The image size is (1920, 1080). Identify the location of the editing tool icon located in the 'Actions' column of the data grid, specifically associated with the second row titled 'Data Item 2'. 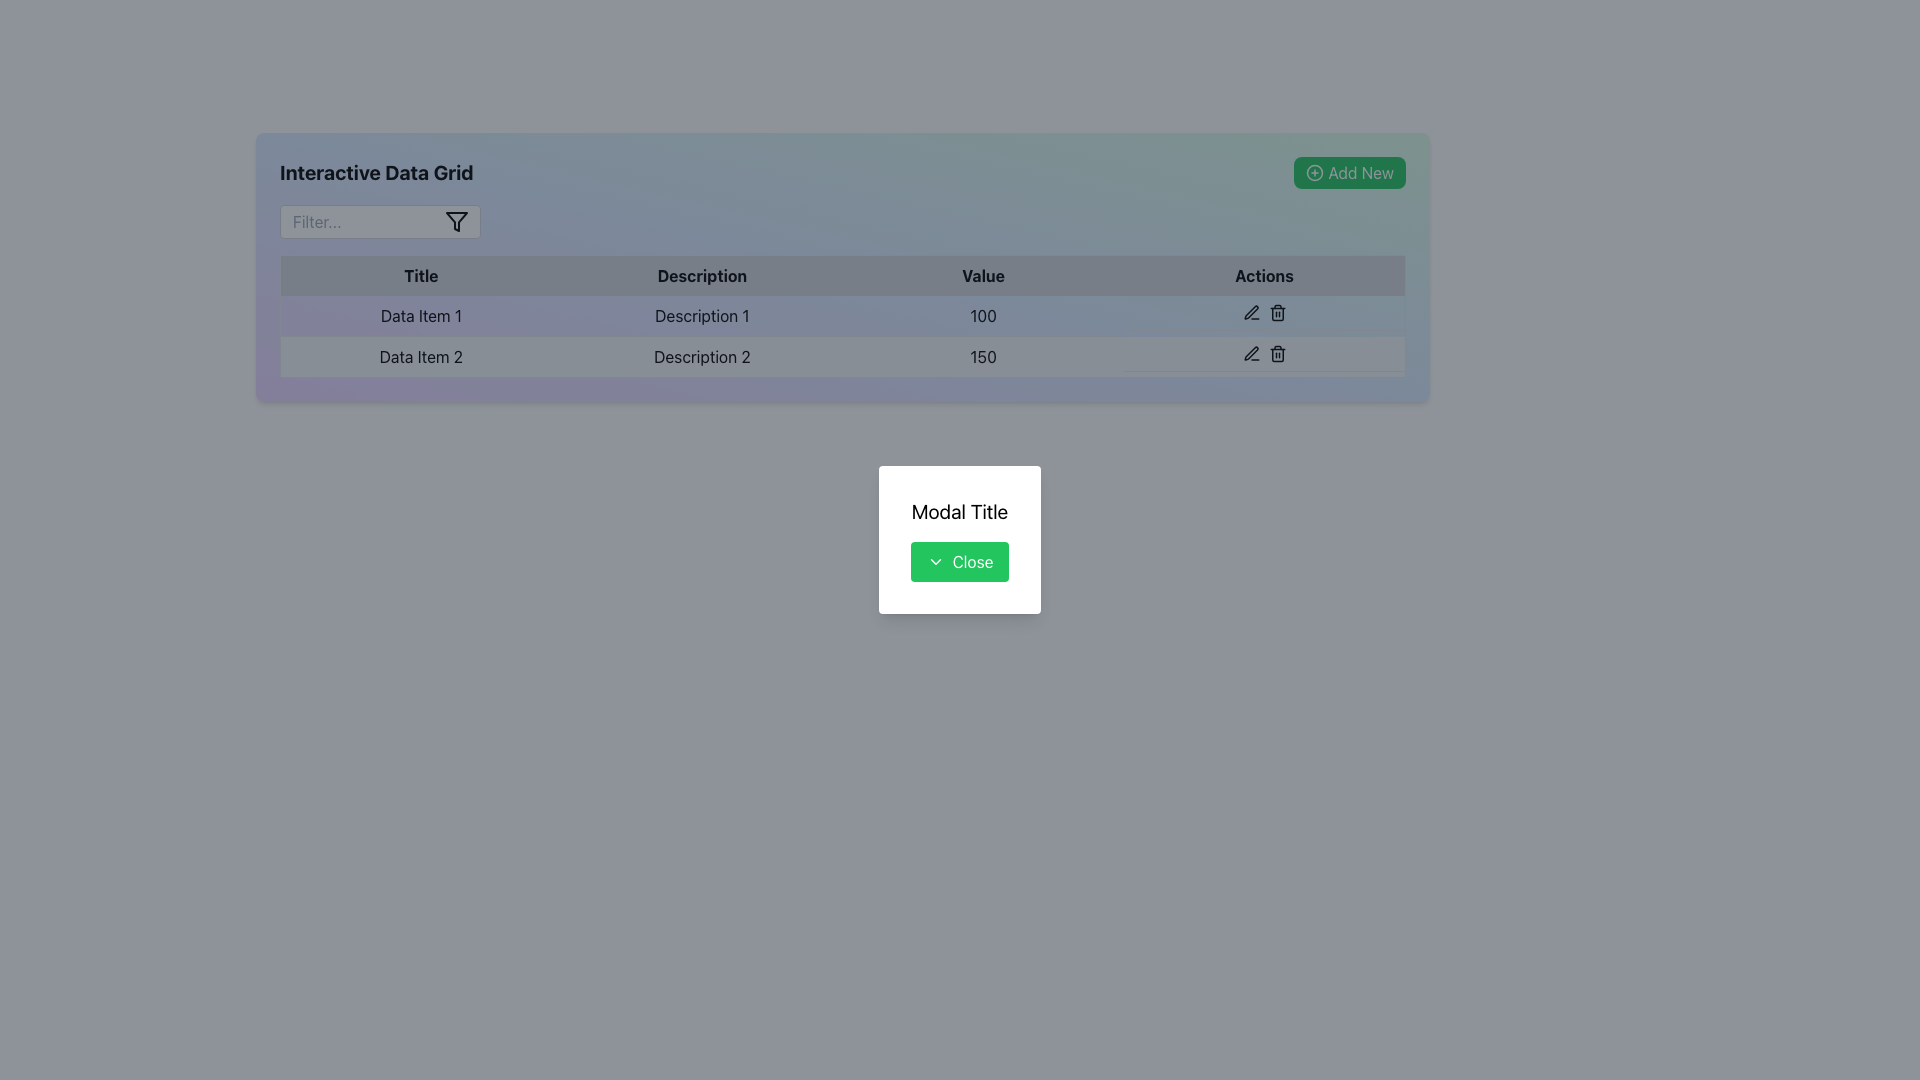
(1250, 312).